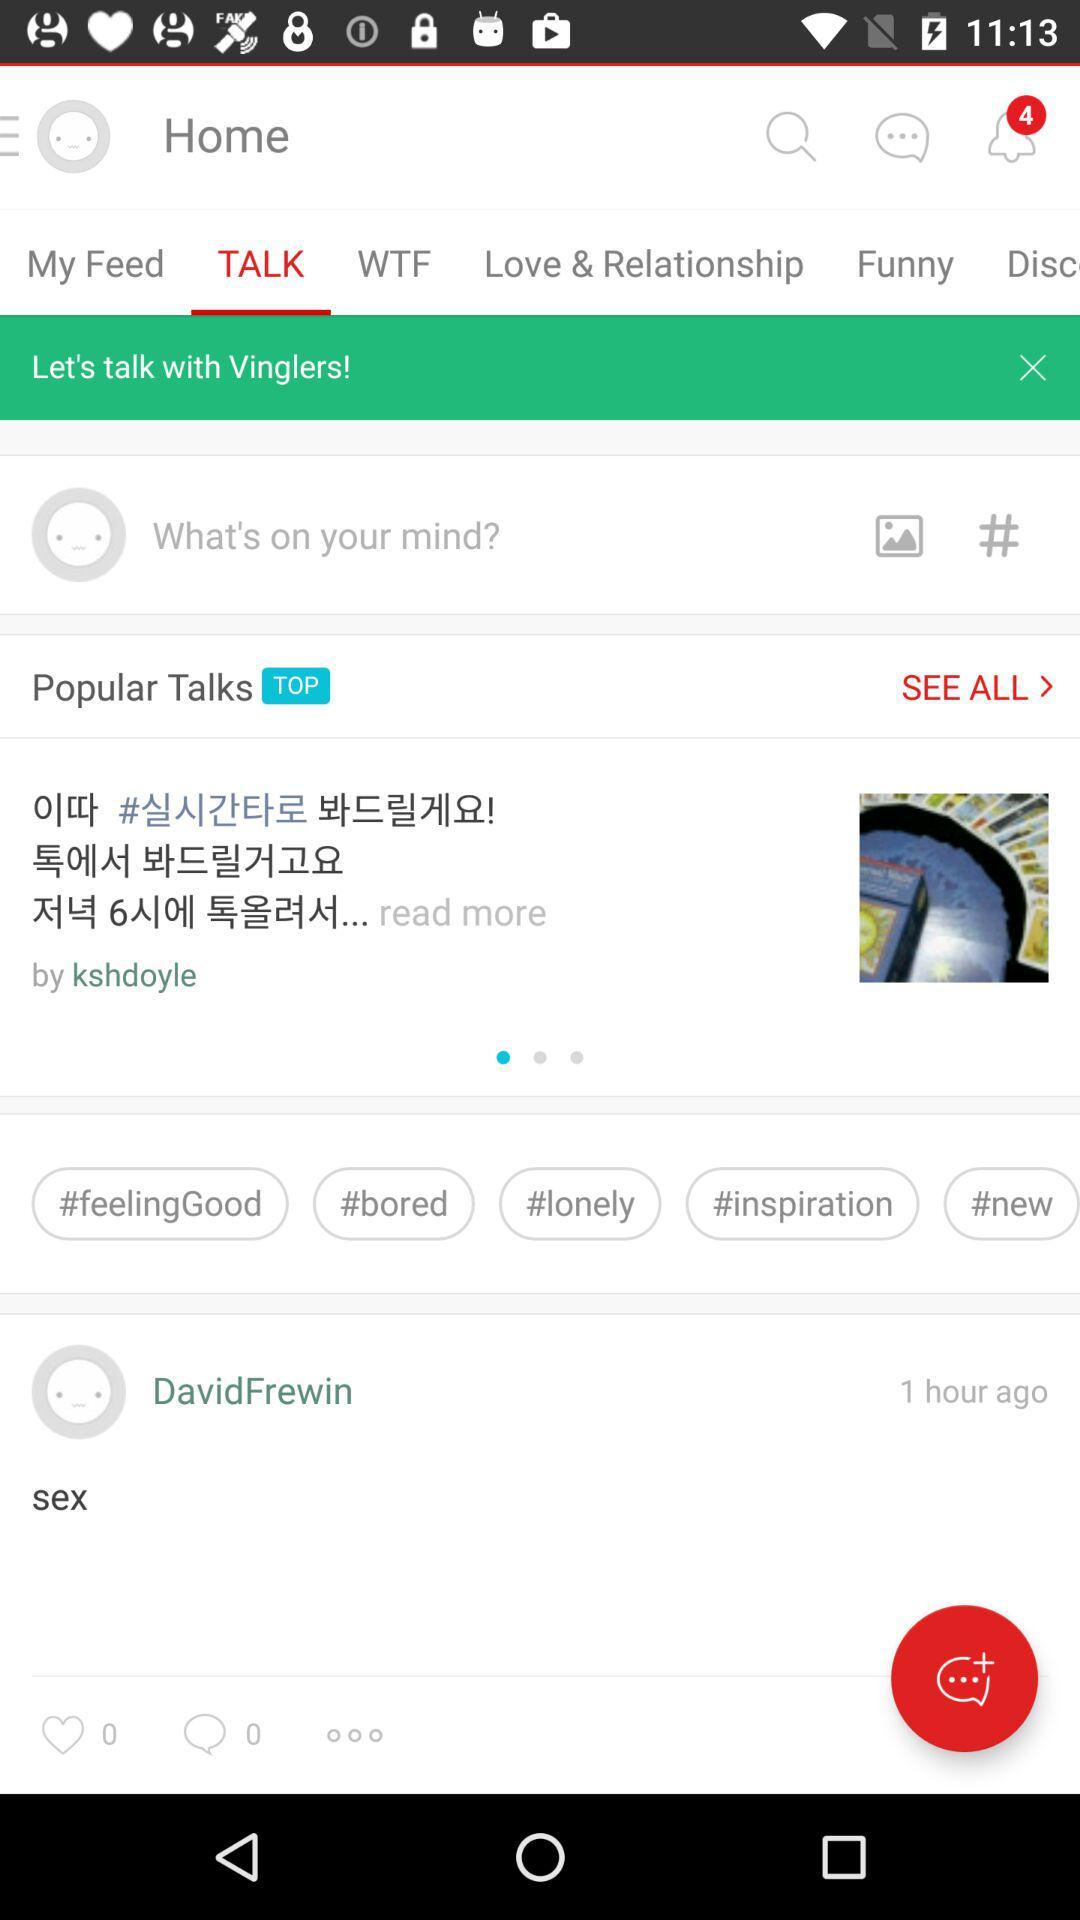 This screenshot has width=1080, height=1920. What do you see at coordinates (1011, 135) in the screenshot?
I see `check the notifications` at bounding box center [1011, 135].